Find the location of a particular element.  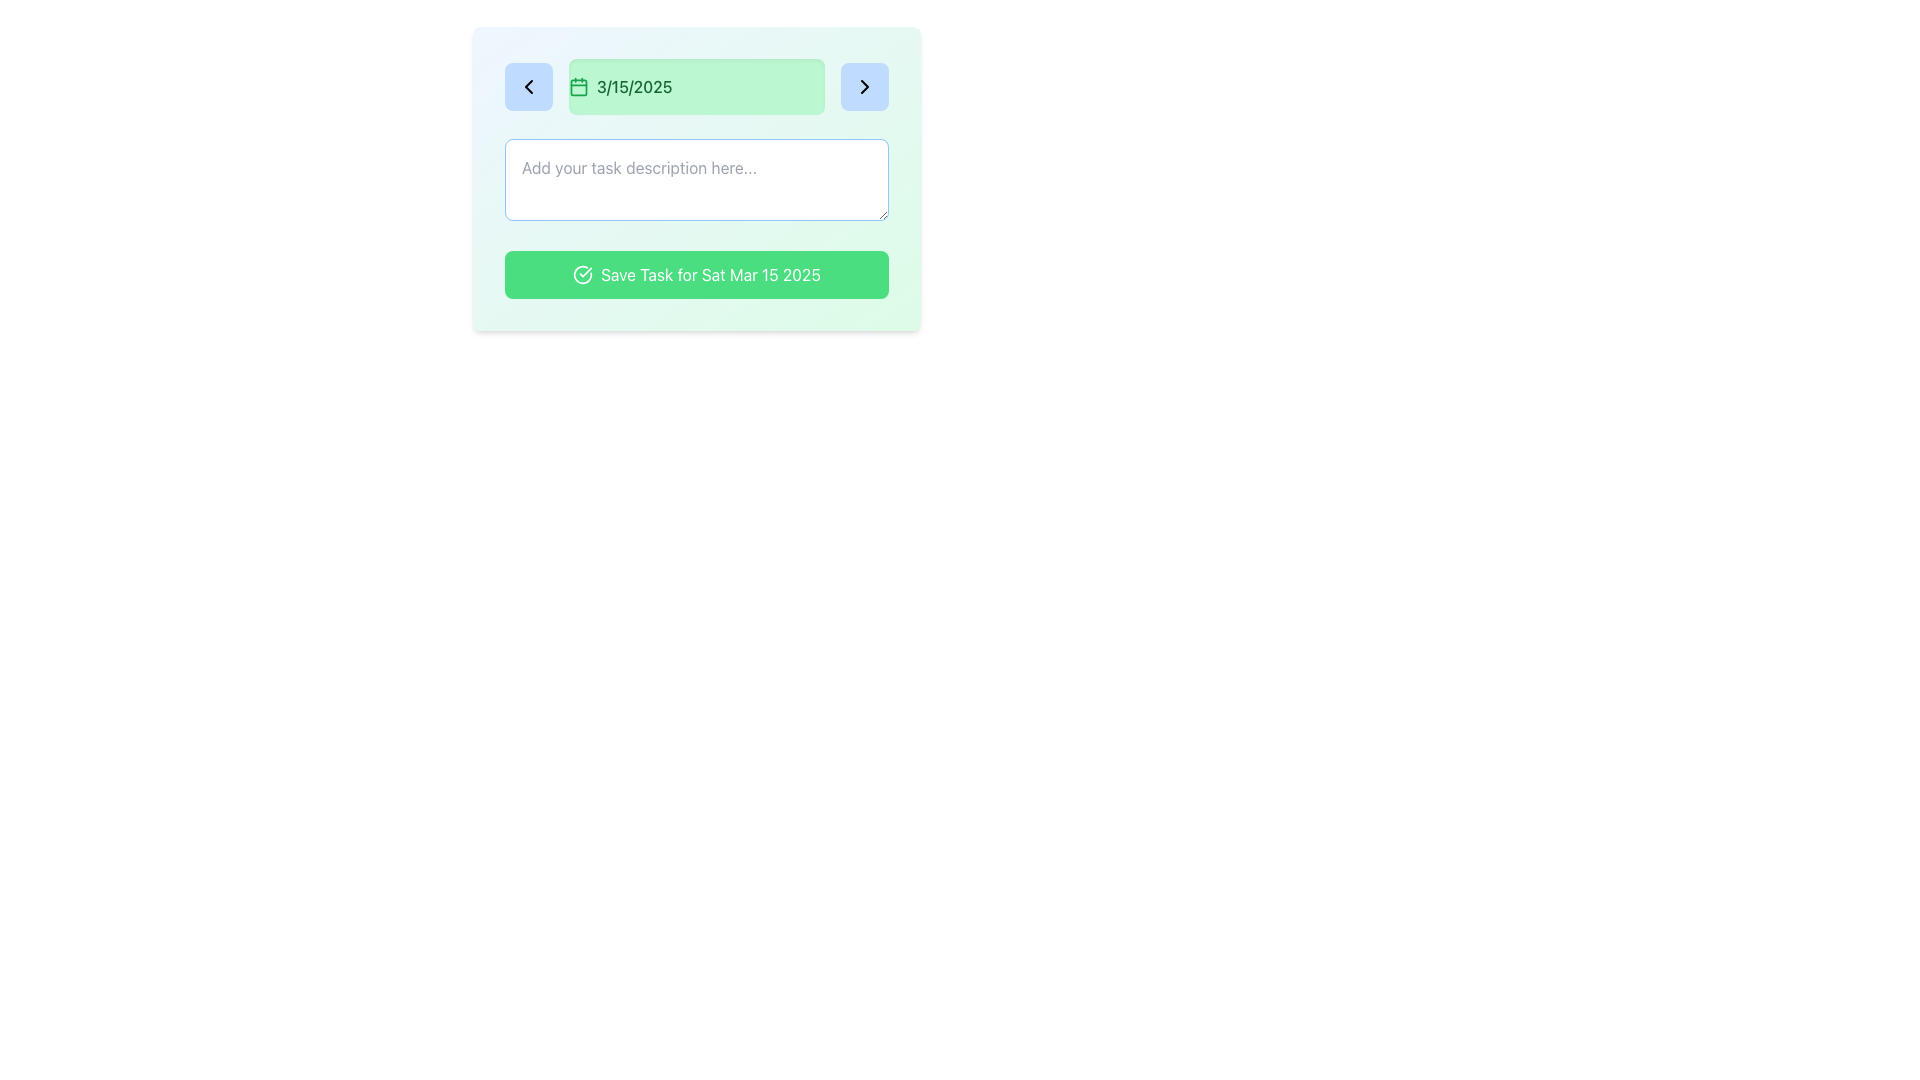

the small calendar icon with a green outline positioned next to the text '3/15/2025' is located at coordinates (578, 86).